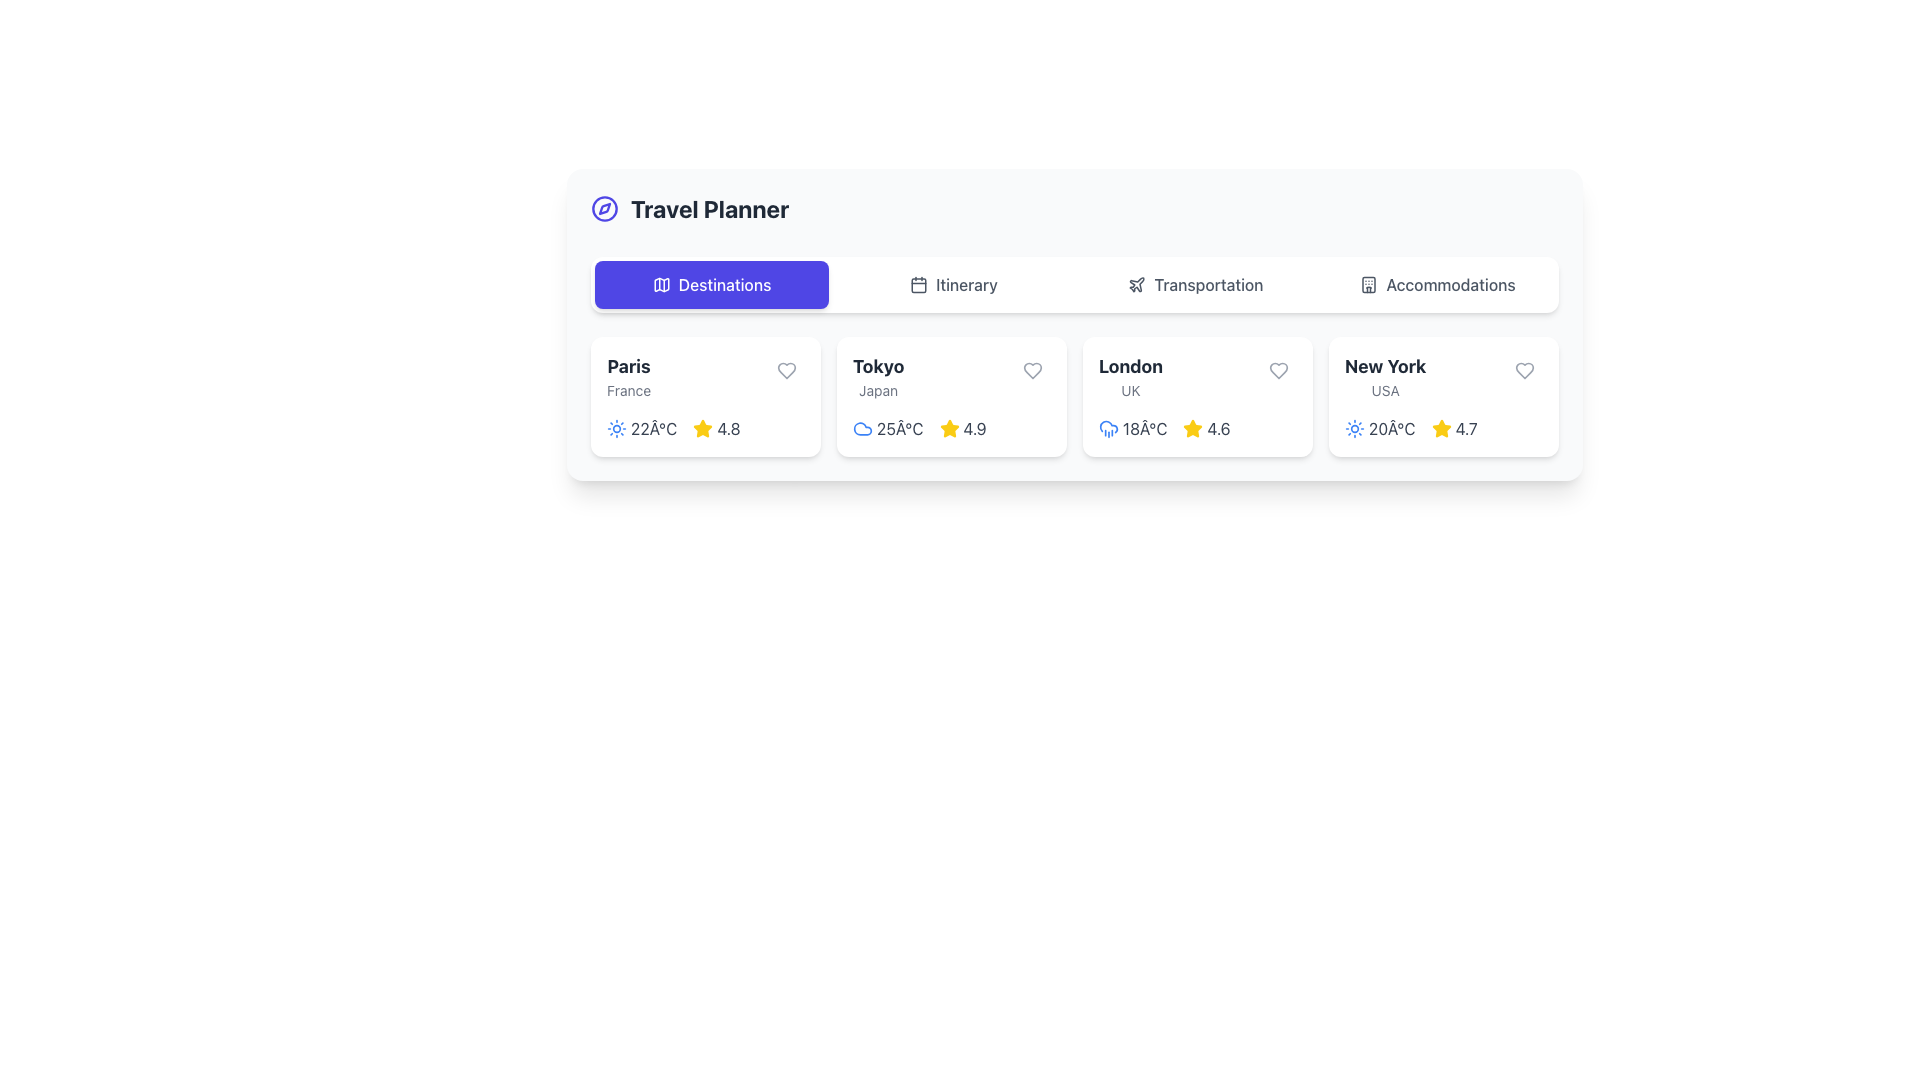  I want to click on the 'Accommodations' text label located on the top-right portion of the interface, aligned with the 'Transportation' tab, so click(1450, 285).